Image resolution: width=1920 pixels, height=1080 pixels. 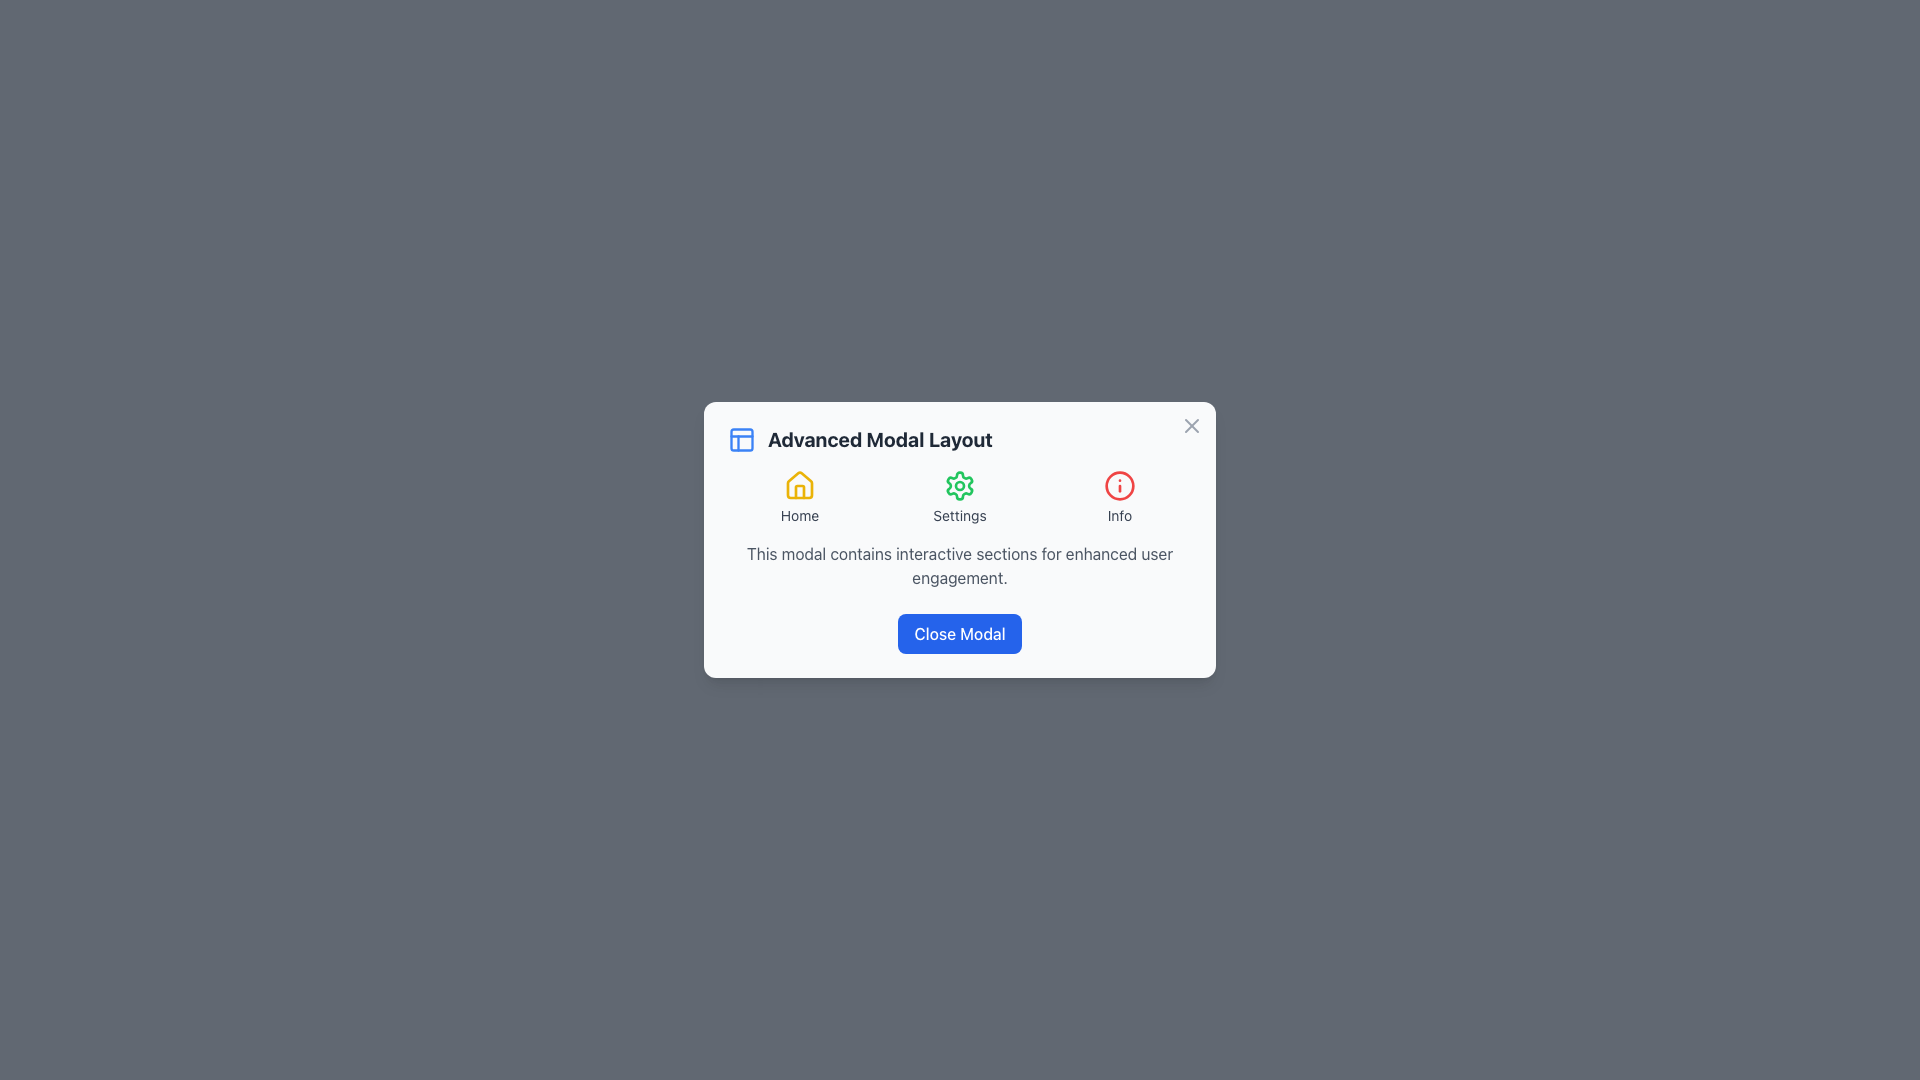 What do you see at coordinates (800, 515) in the screenshot?
I see `the 'Home' text label, which is styled with a small font size and gray color, located below a yellow house icon in the center section of a modal dialog` at bounding box center [800, 515].